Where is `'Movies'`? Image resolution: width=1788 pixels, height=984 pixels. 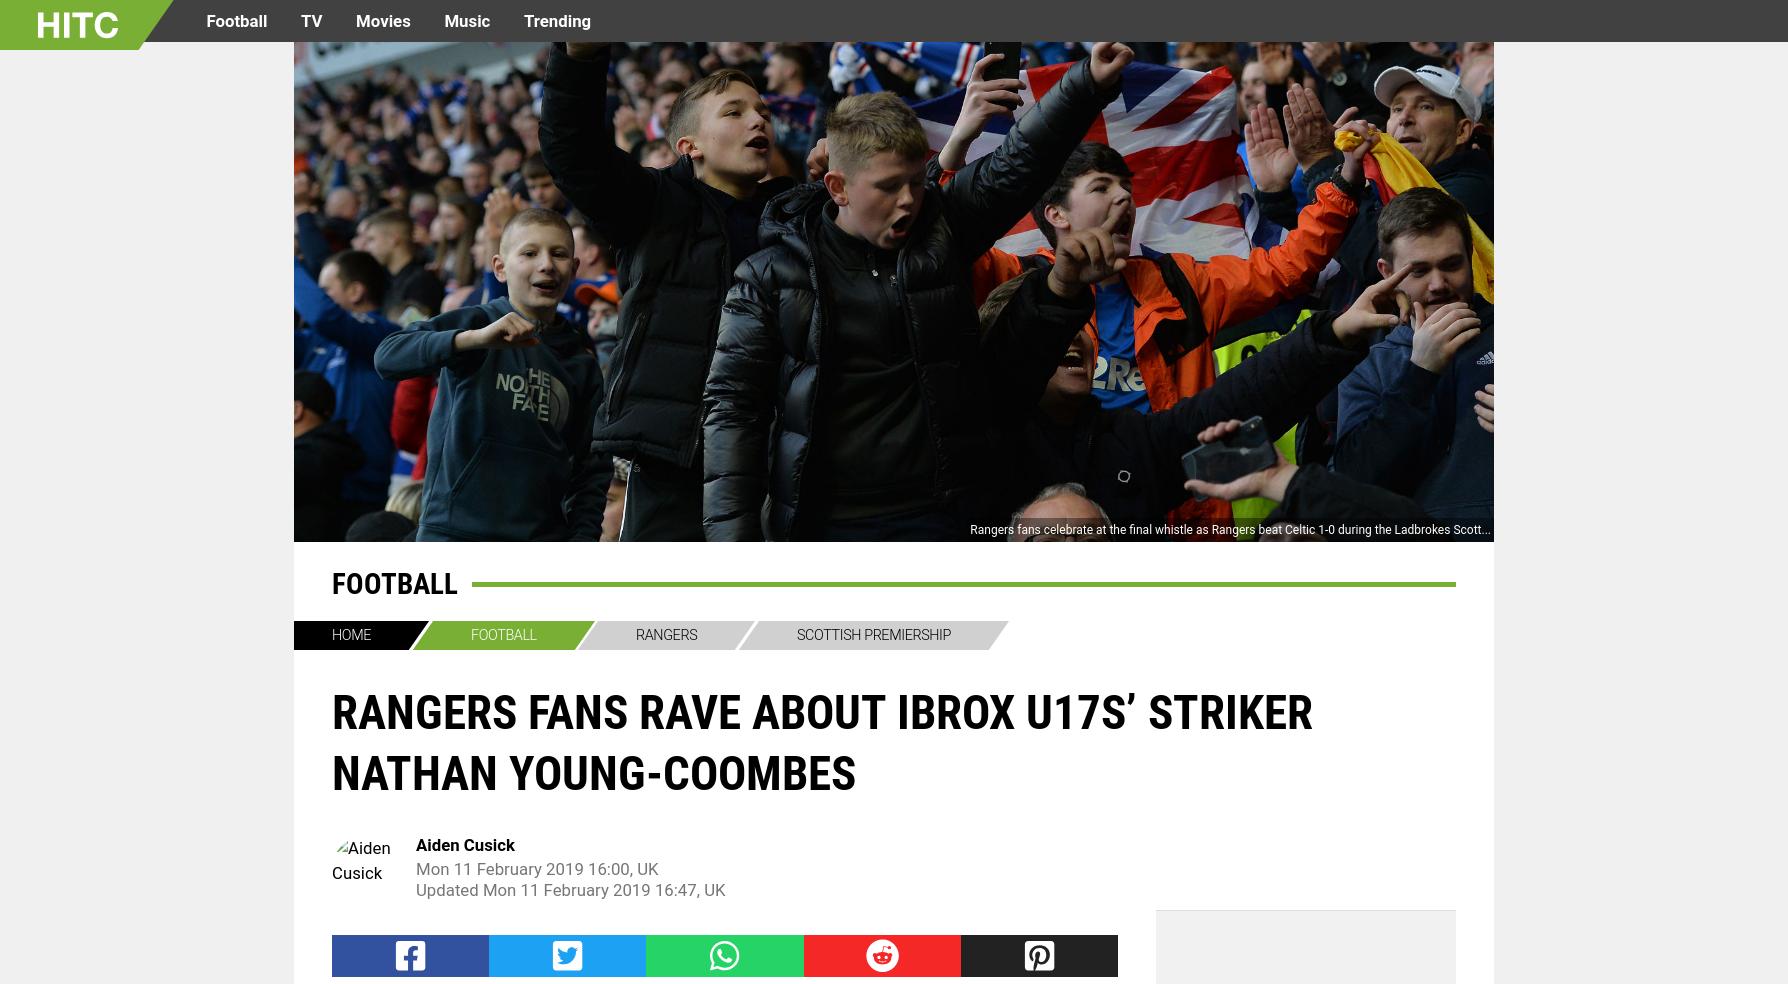 'Movies' is located at coordinates (354, 18).